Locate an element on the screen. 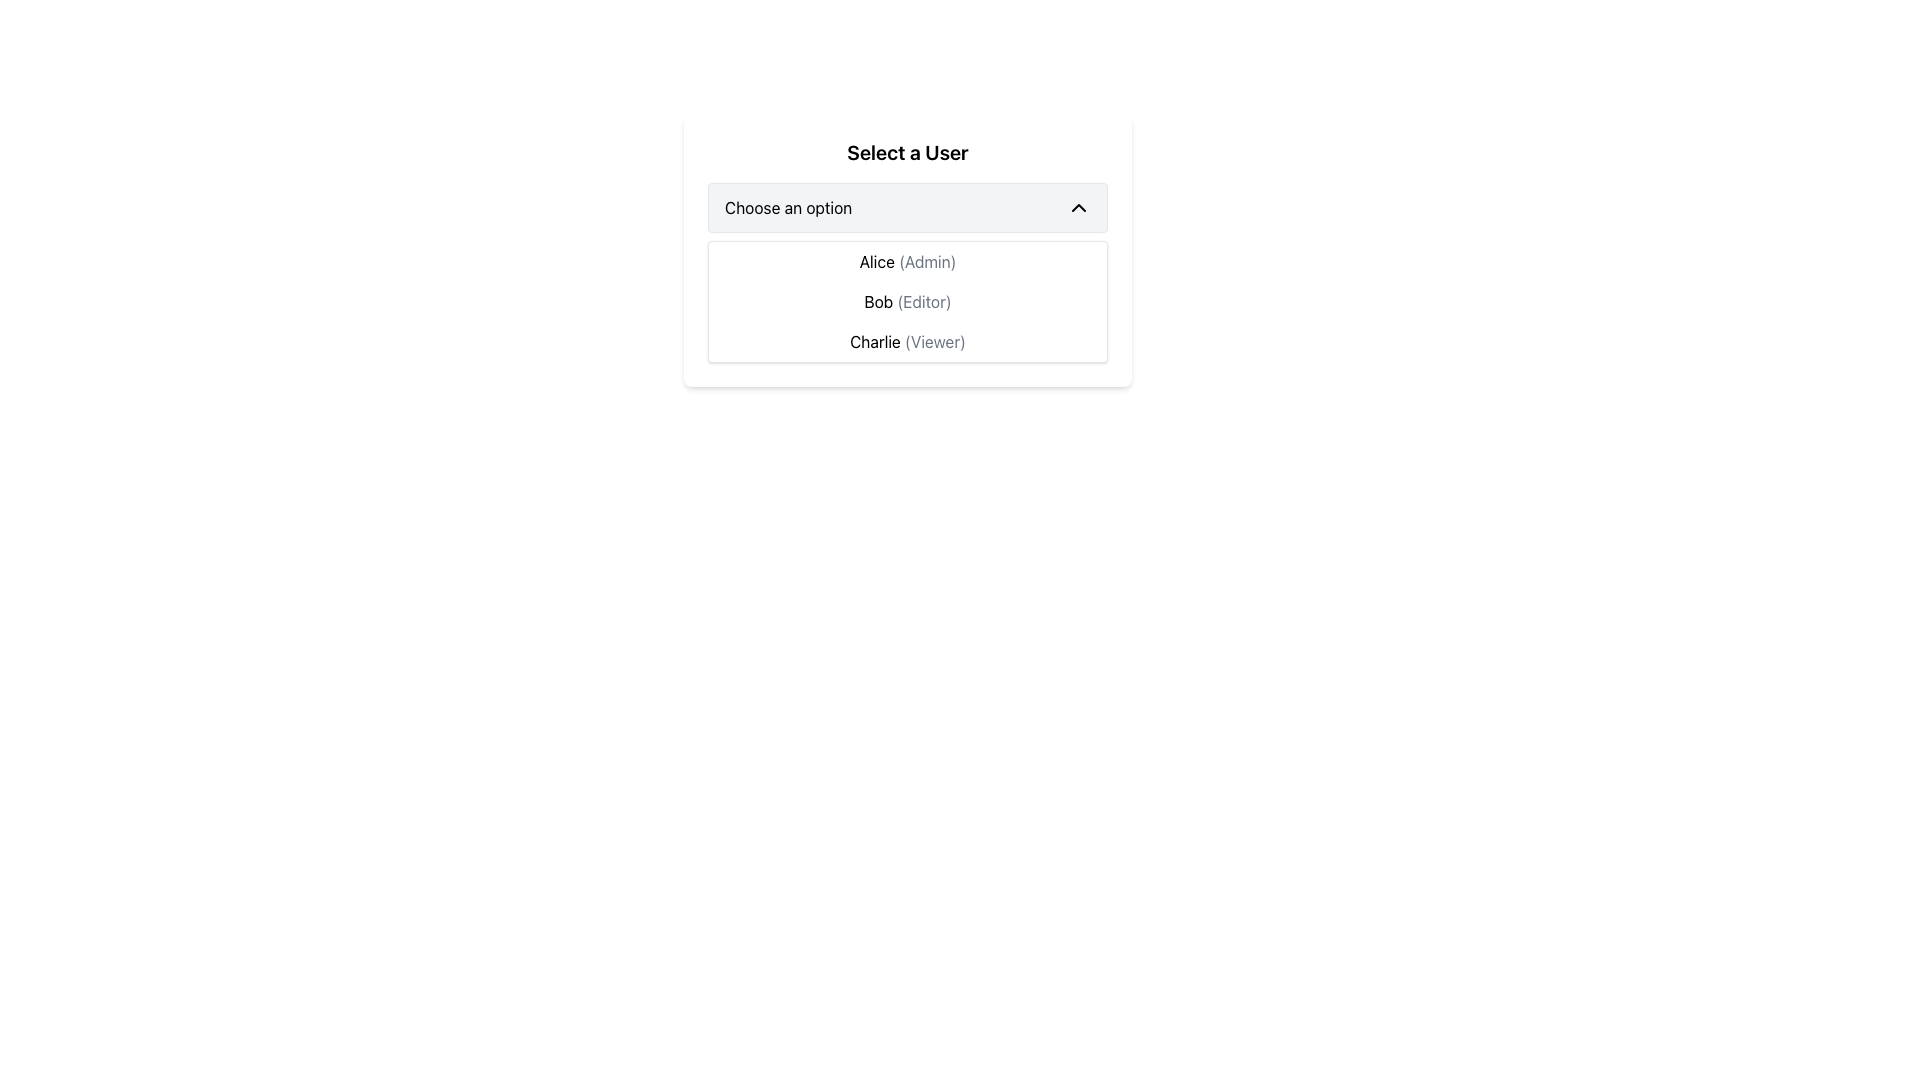  the selectable list item labeled 'Alice (Admin)' in the dropdown menu is located at coordinates (906, 249).